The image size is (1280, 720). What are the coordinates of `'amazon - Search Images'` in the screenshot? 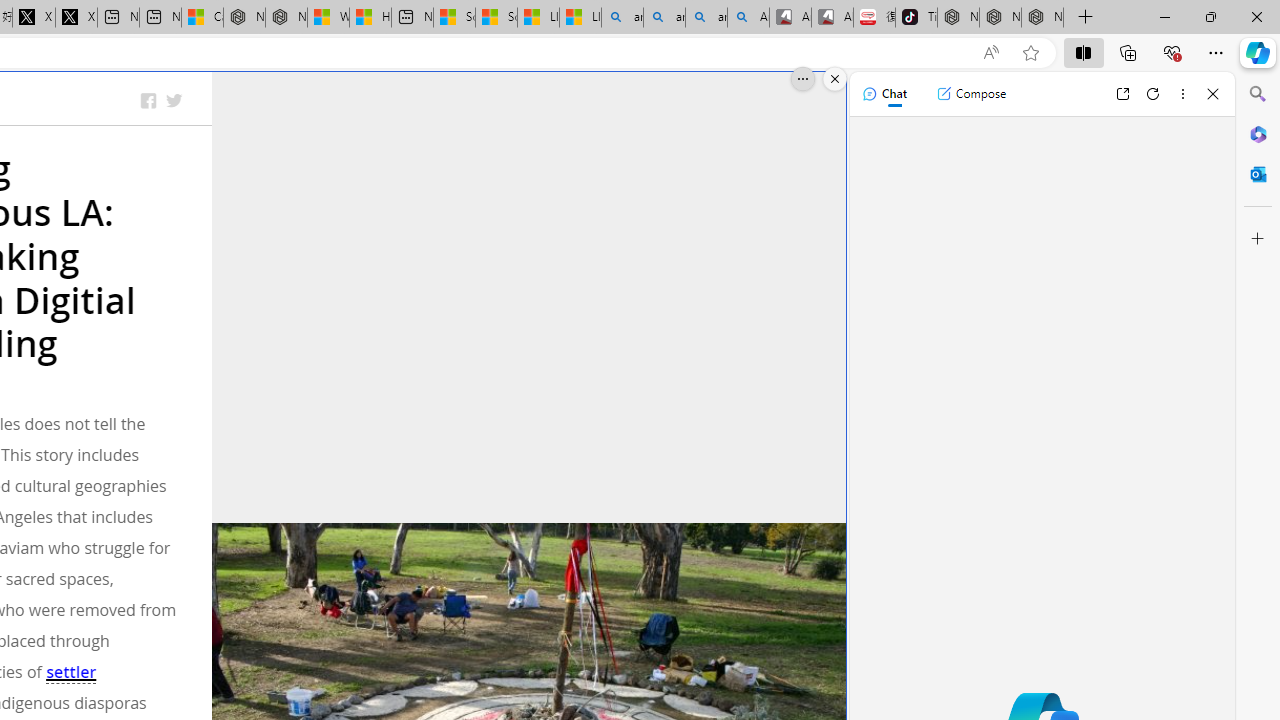 It's located at (706, 17).